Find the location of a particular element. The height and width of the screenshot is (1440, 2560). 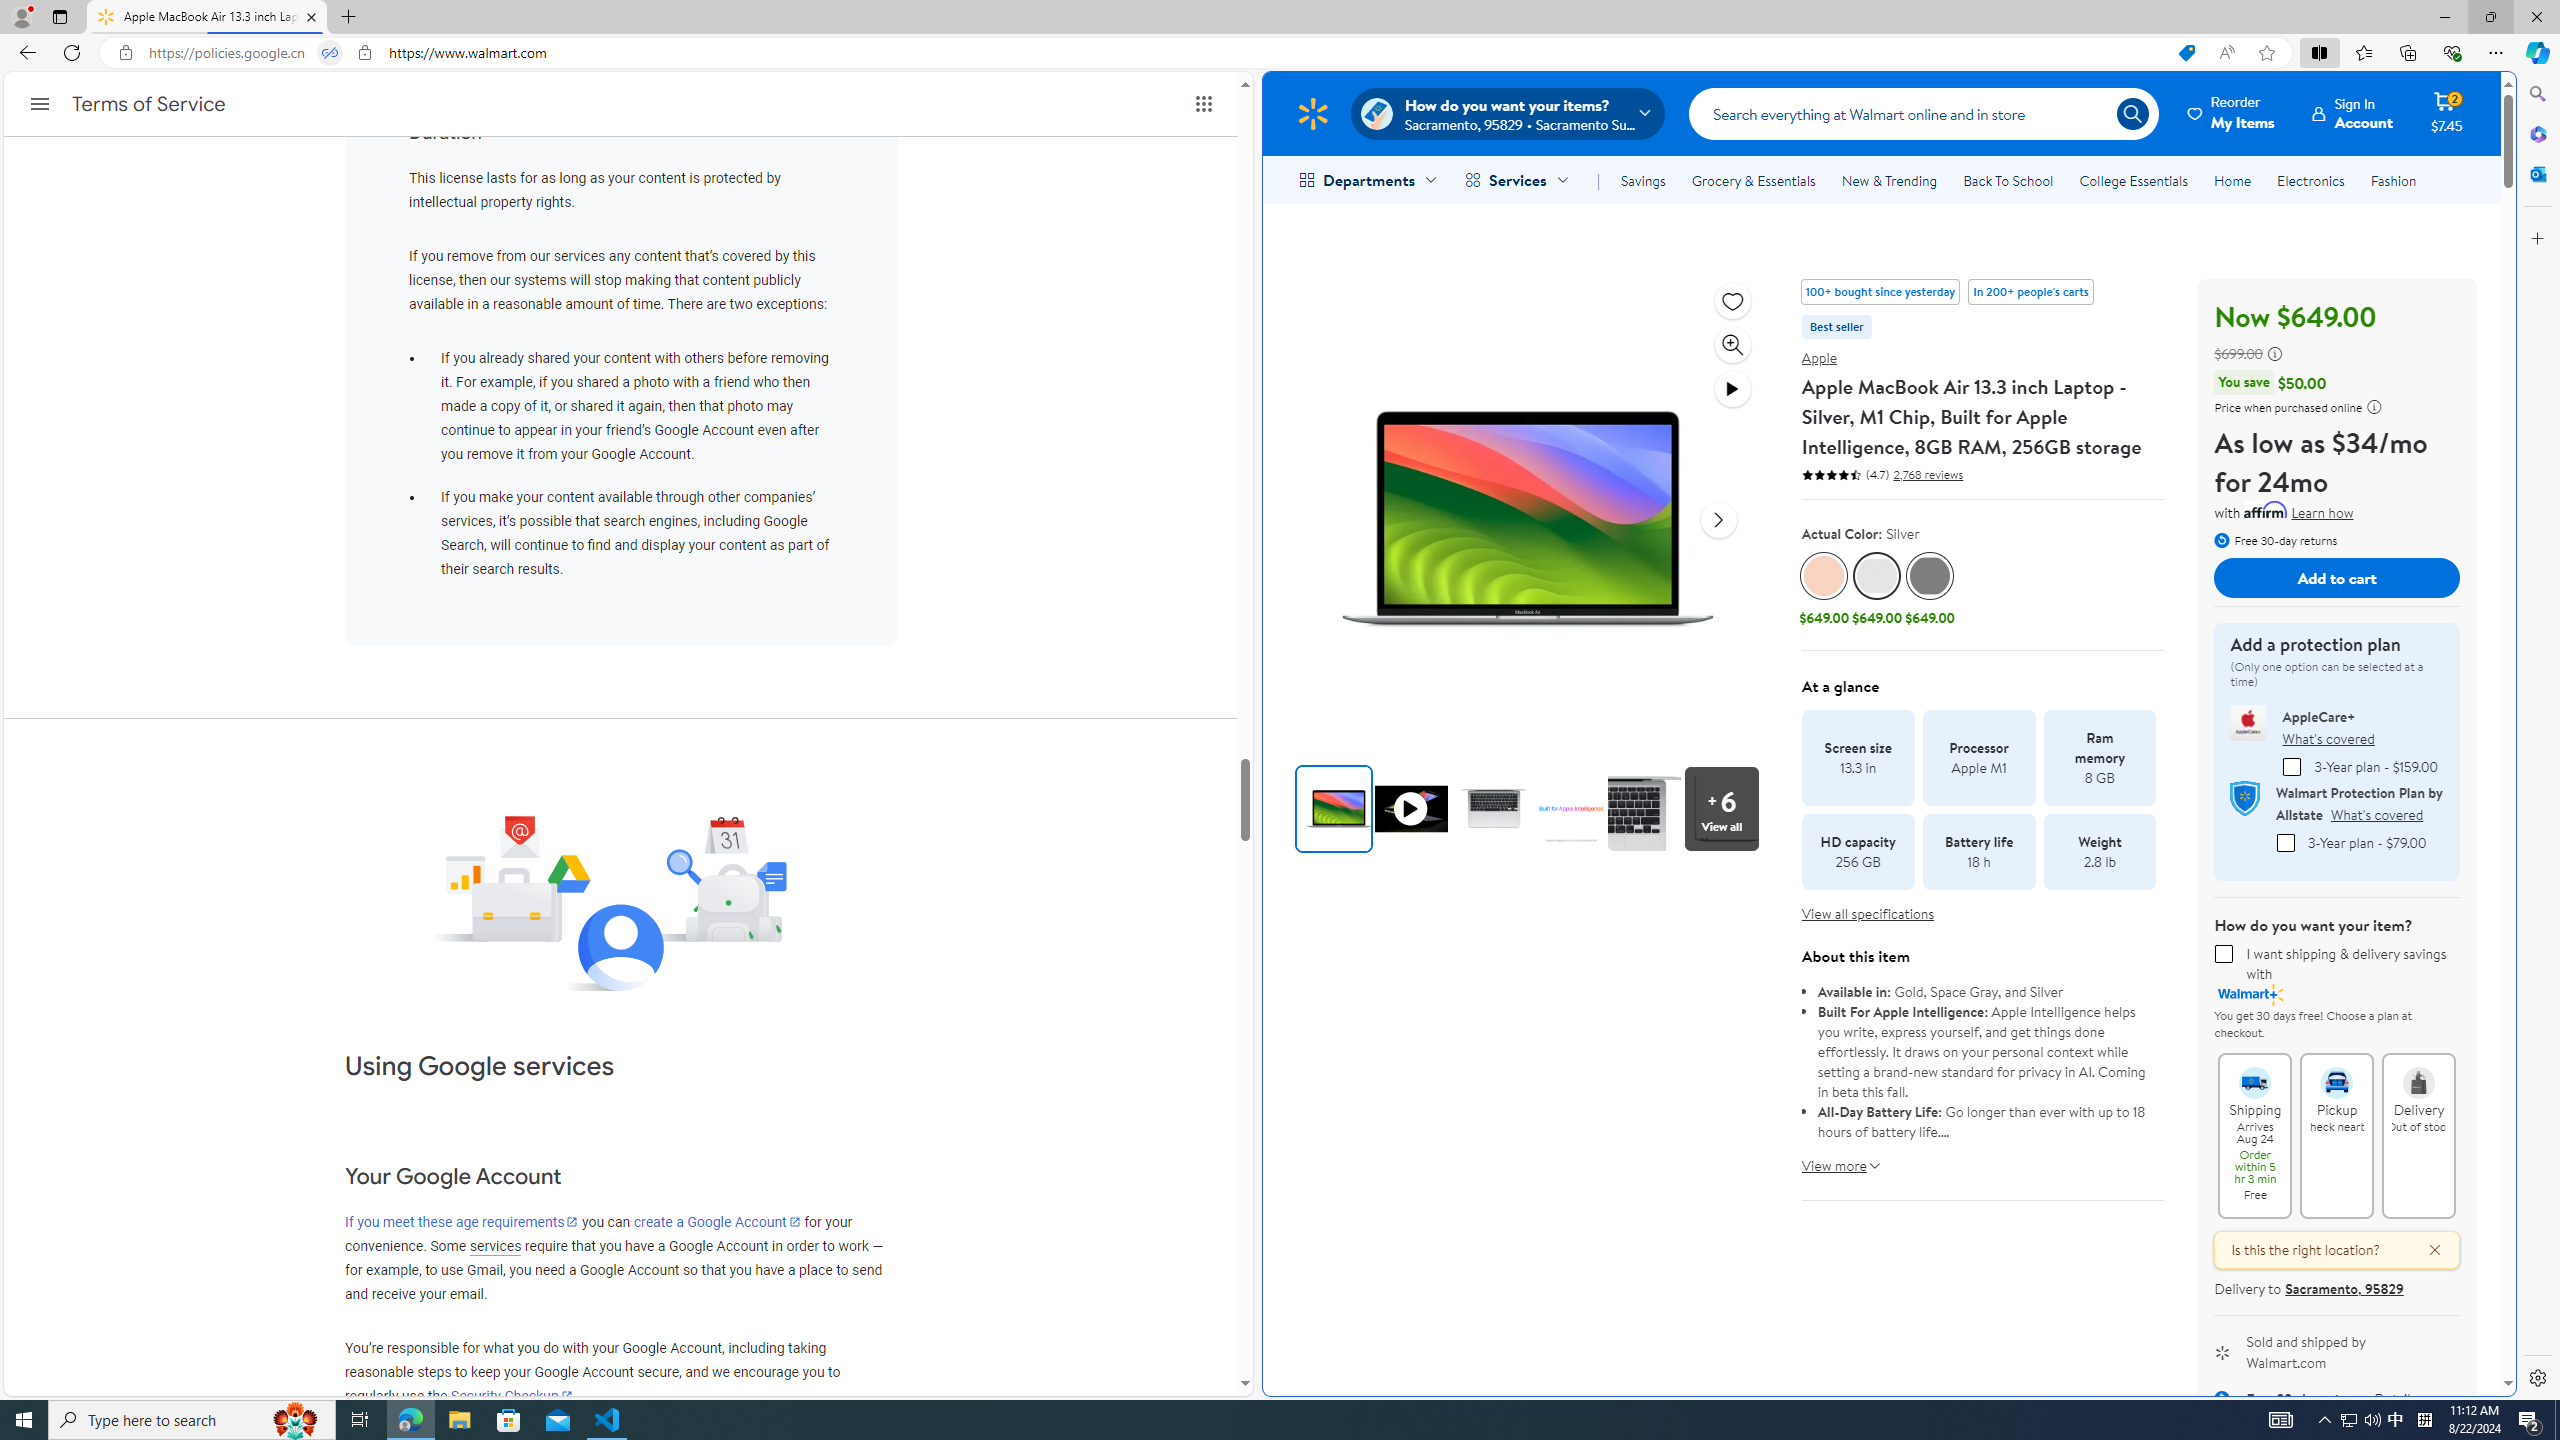

'Fashion' is located at coordinates (2392, 180).